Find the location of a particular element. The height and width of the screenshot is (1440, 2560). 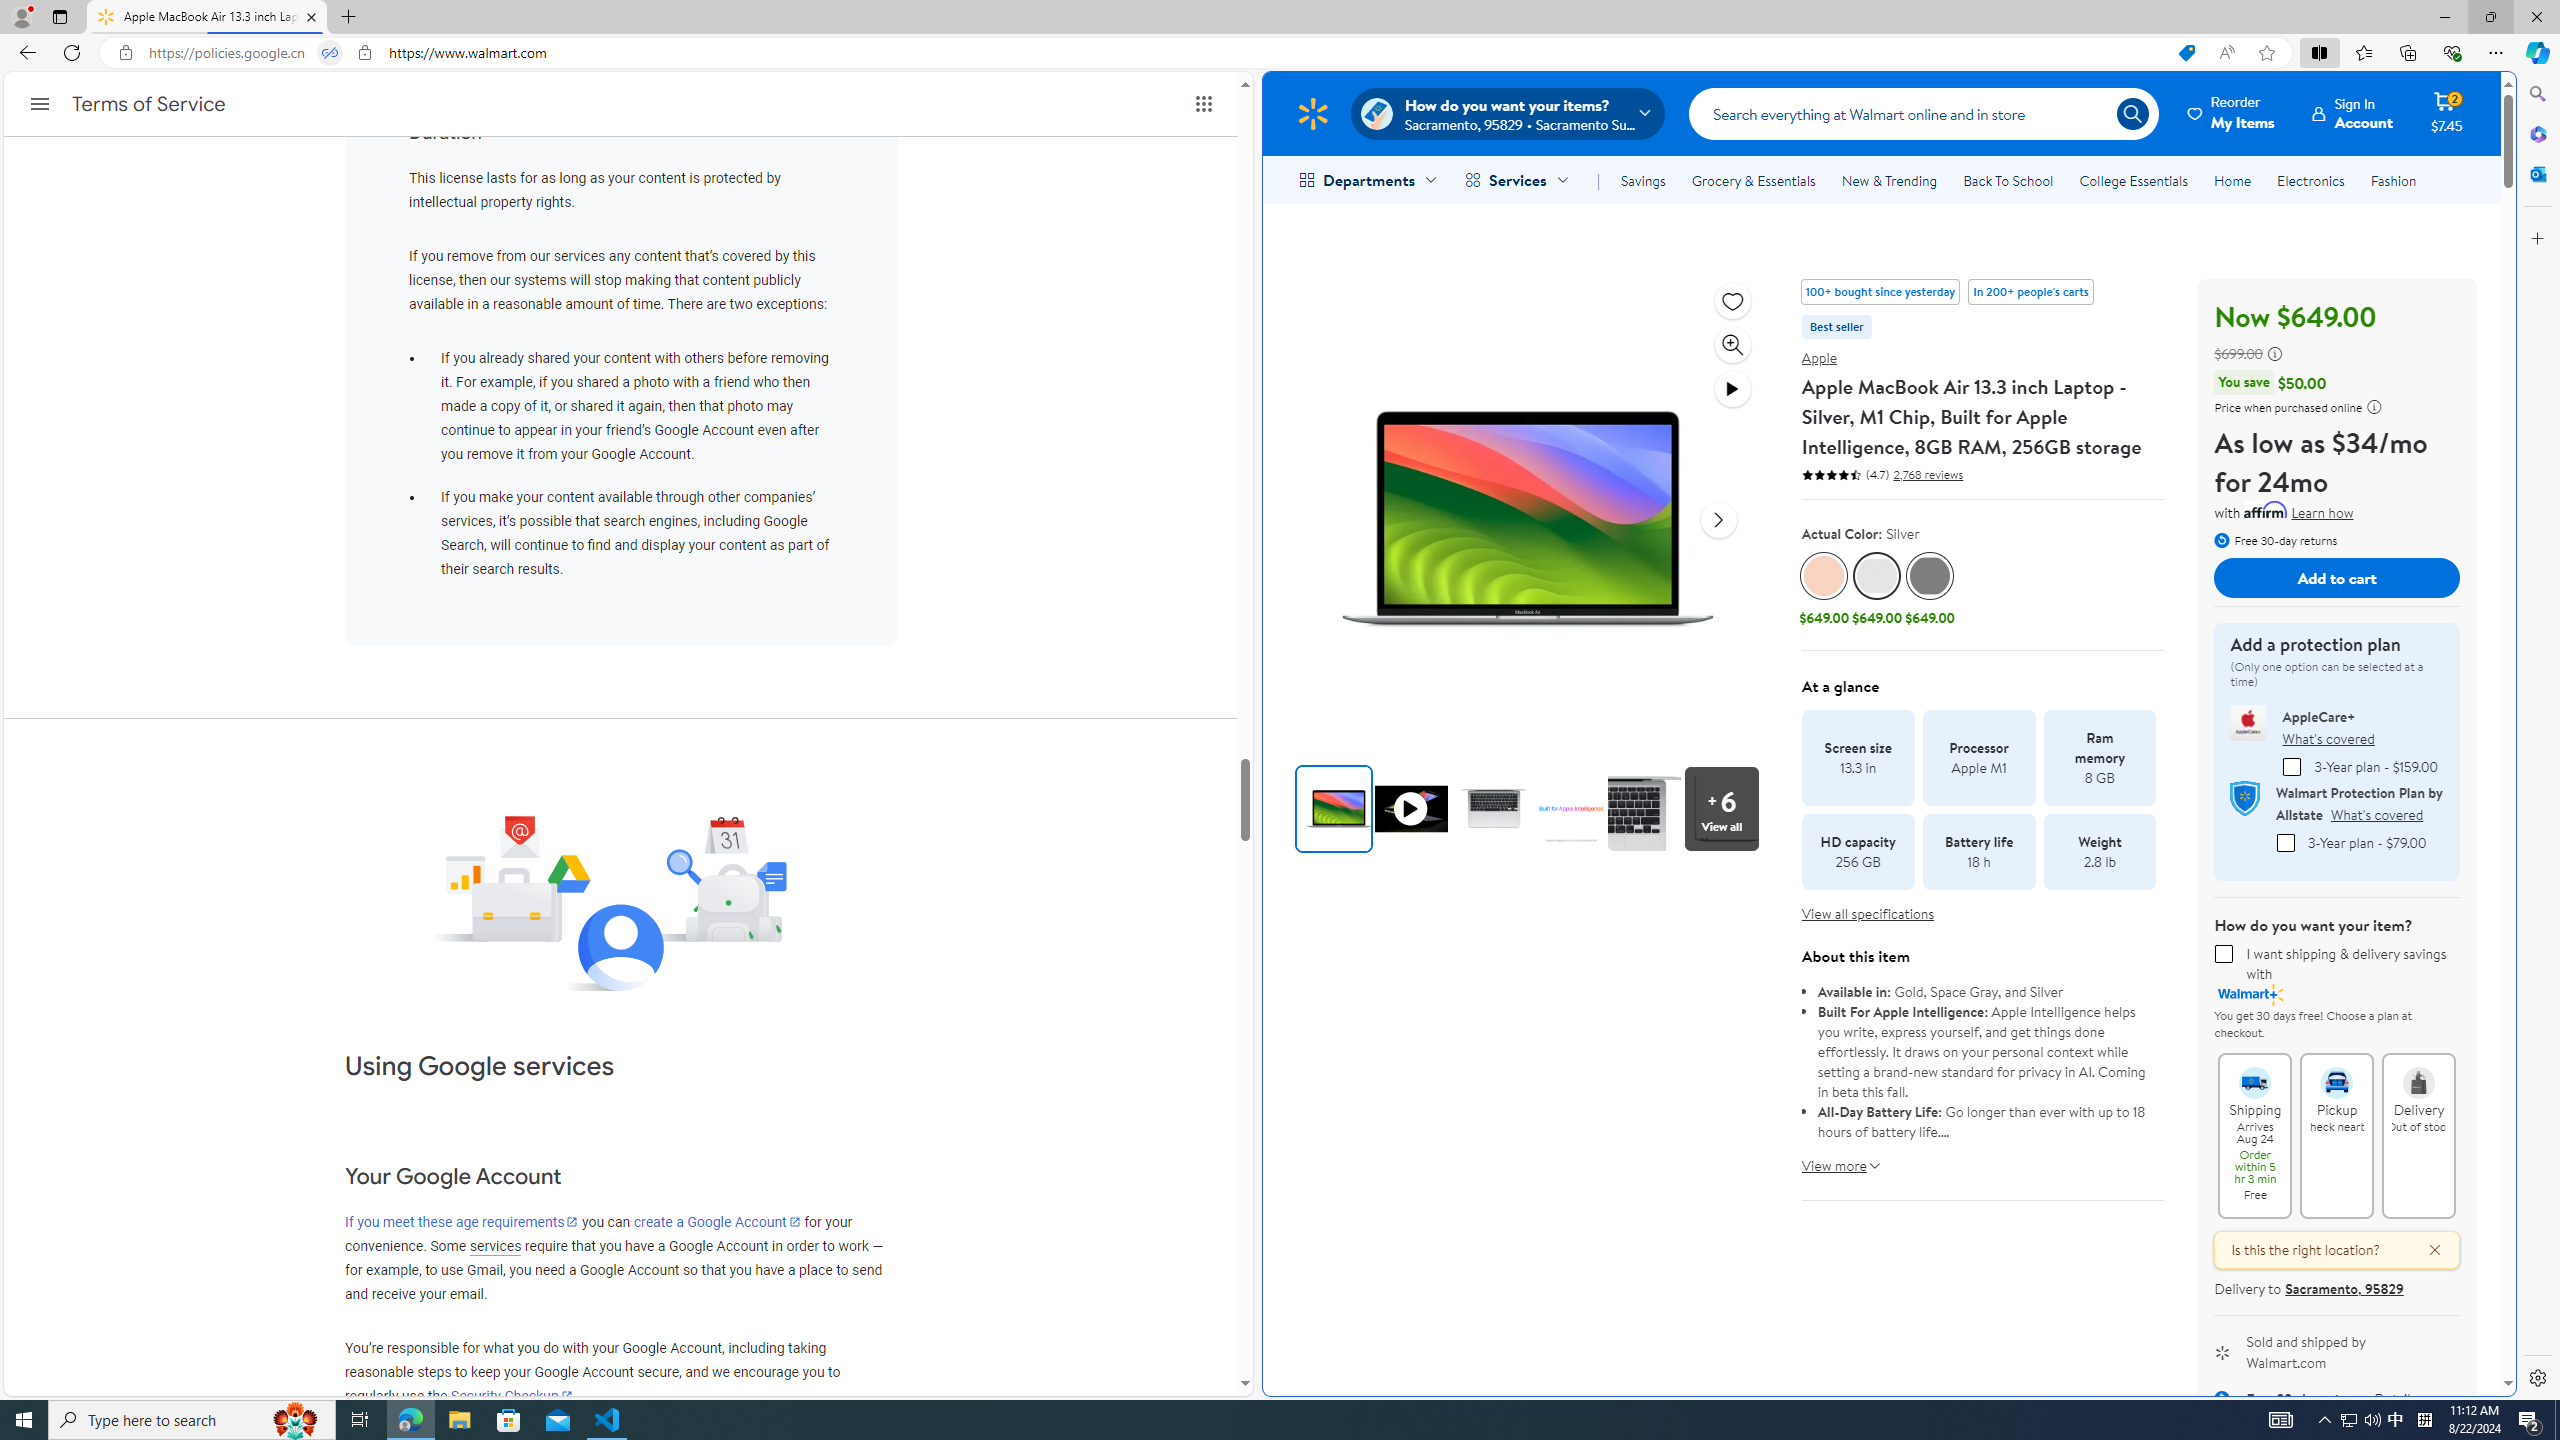

'Fashion' is located at coordinates (2392, 180).